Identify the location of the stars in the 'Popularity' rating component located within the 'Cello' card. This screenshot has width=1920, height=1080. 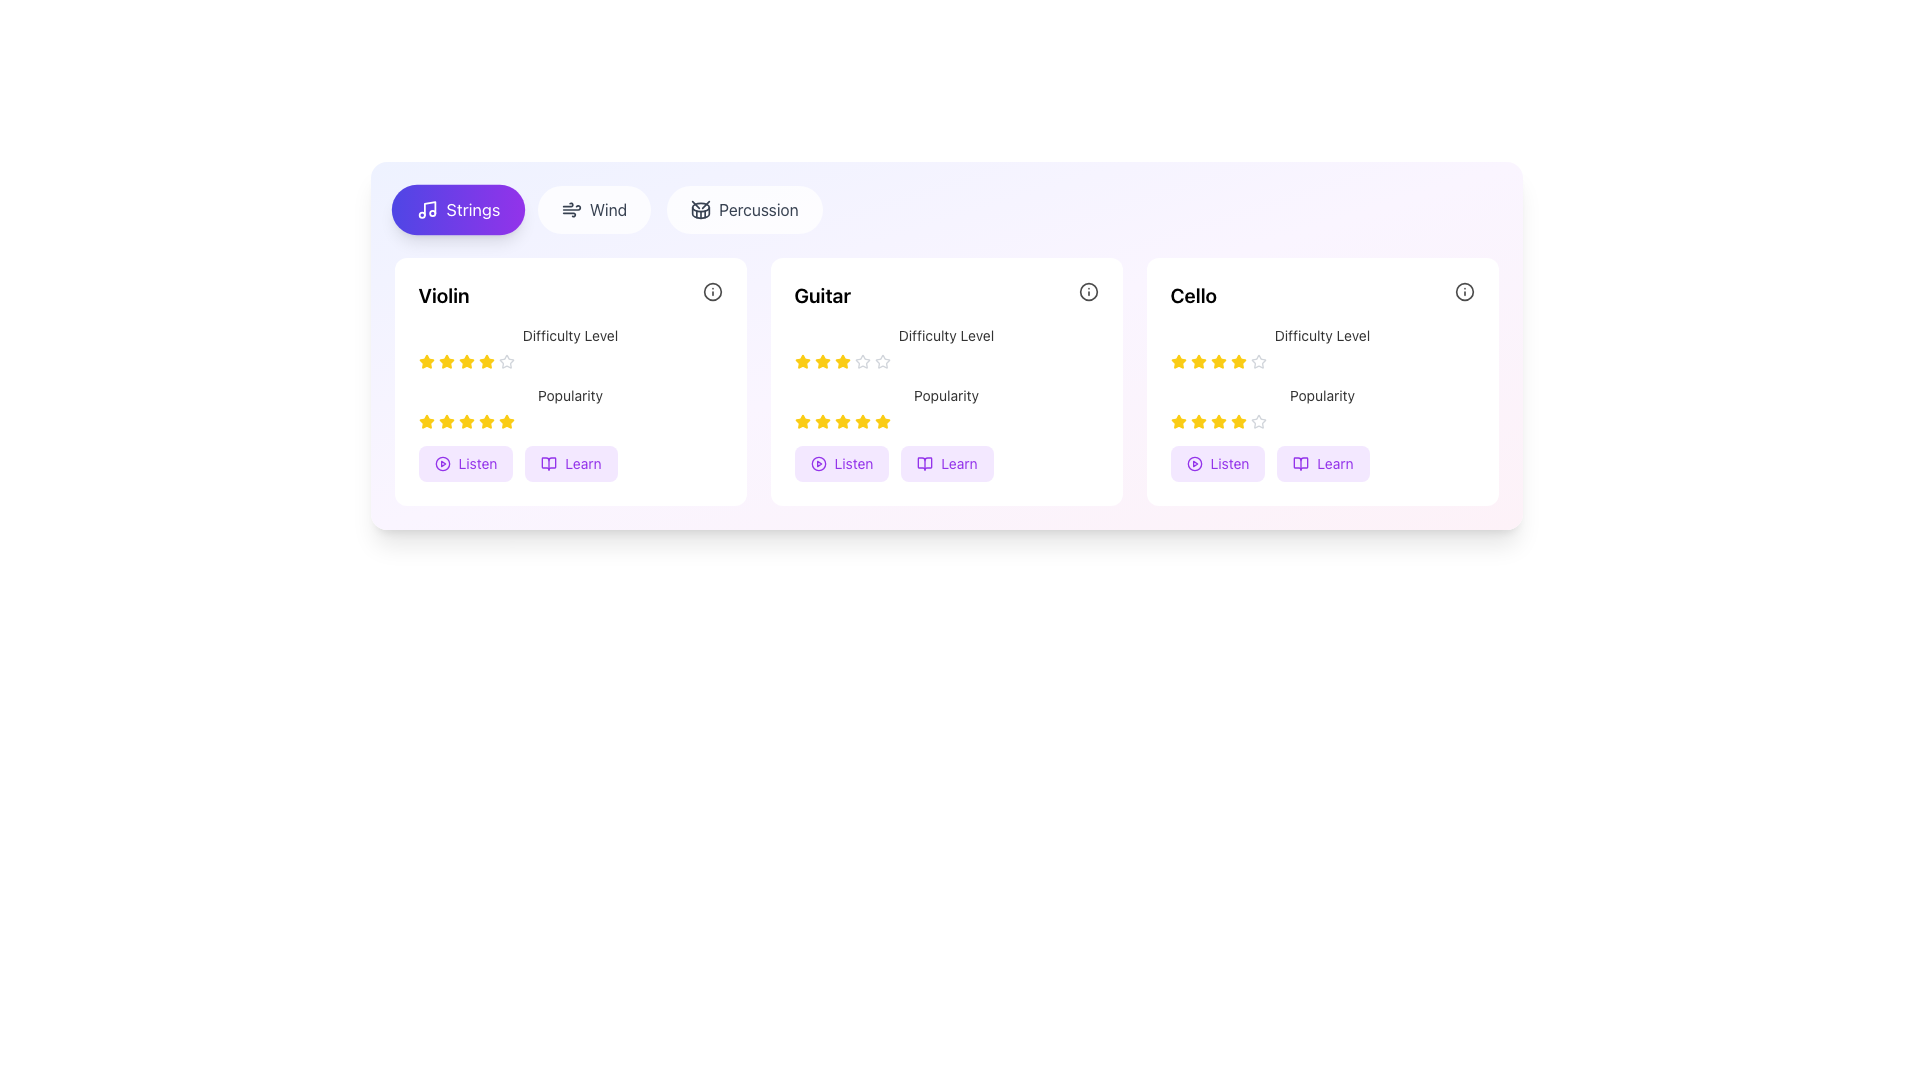
(1322, 407).